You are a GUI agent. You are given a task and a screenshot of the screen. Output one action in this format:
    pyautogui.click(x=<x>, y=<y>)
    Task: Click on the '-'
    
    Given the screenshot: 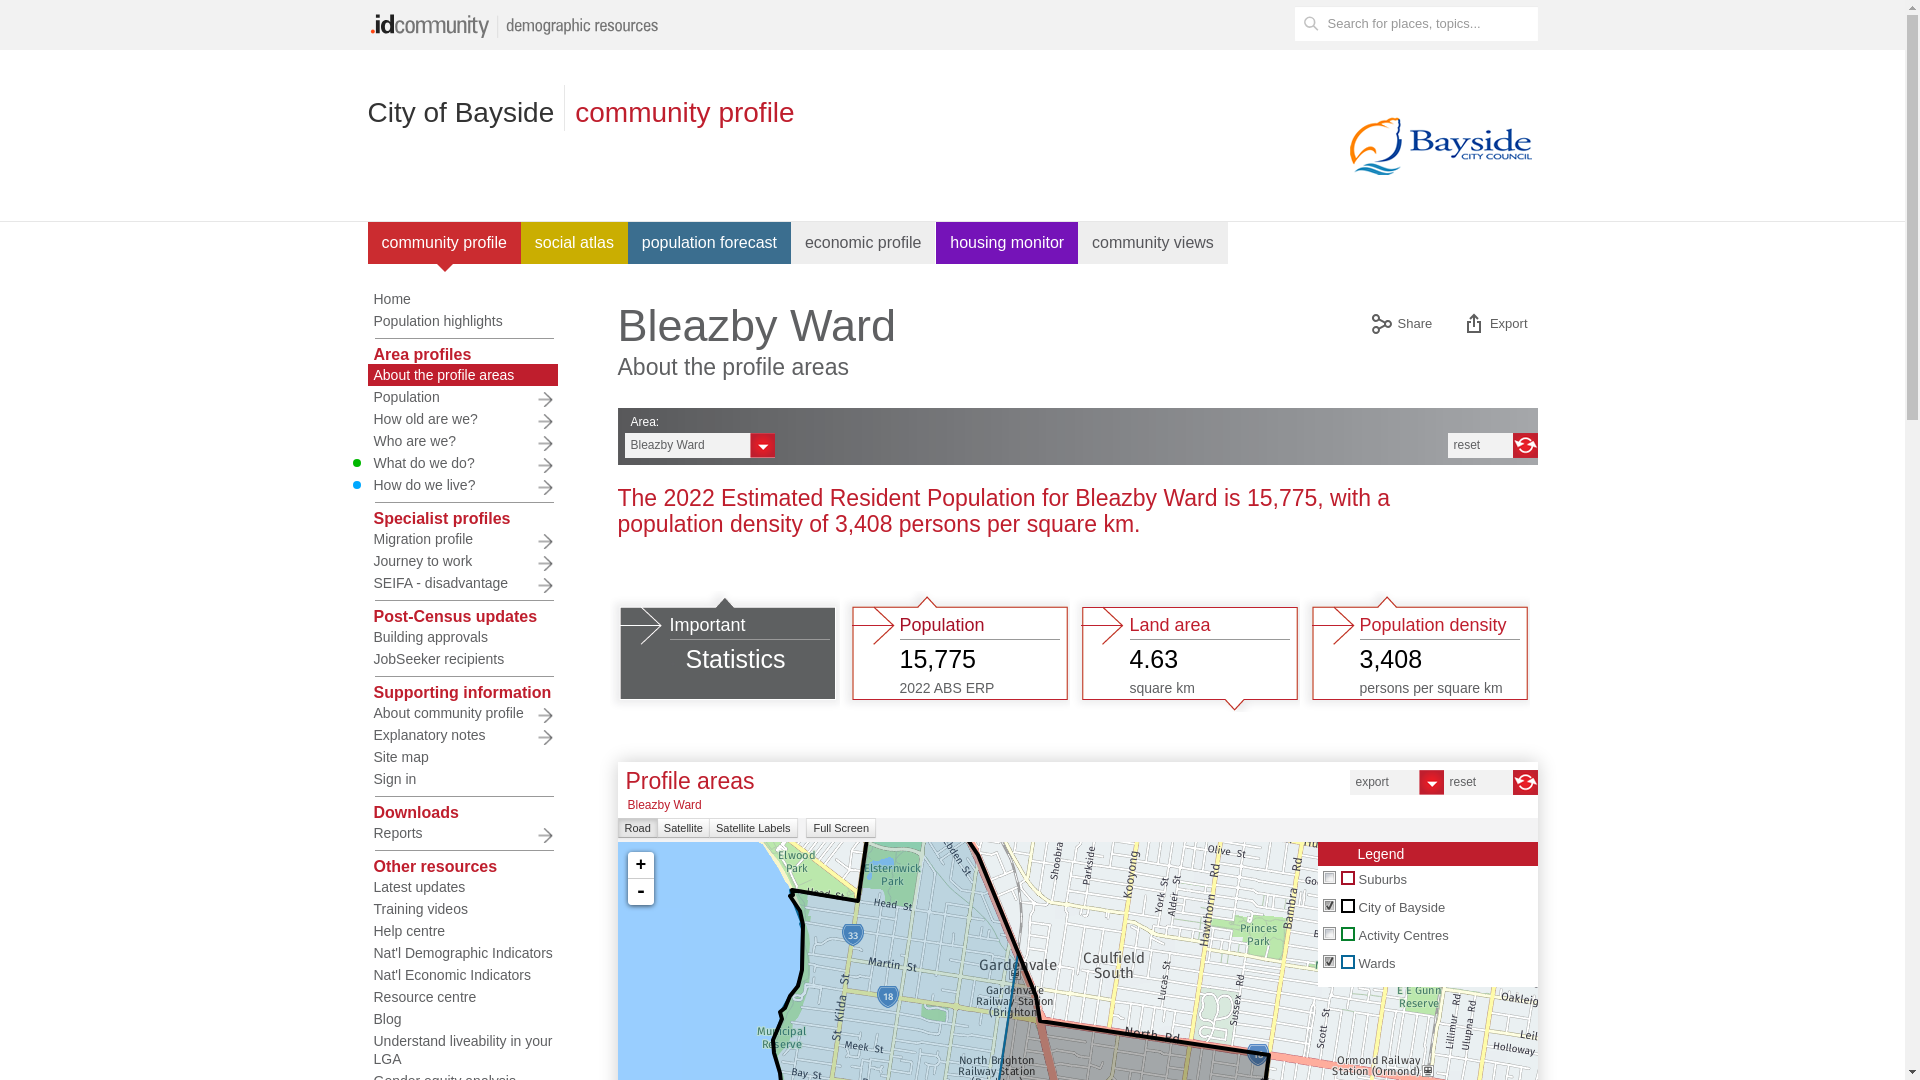 What is the action you would take?
    pyautogui.click(x=641, y=890)
    